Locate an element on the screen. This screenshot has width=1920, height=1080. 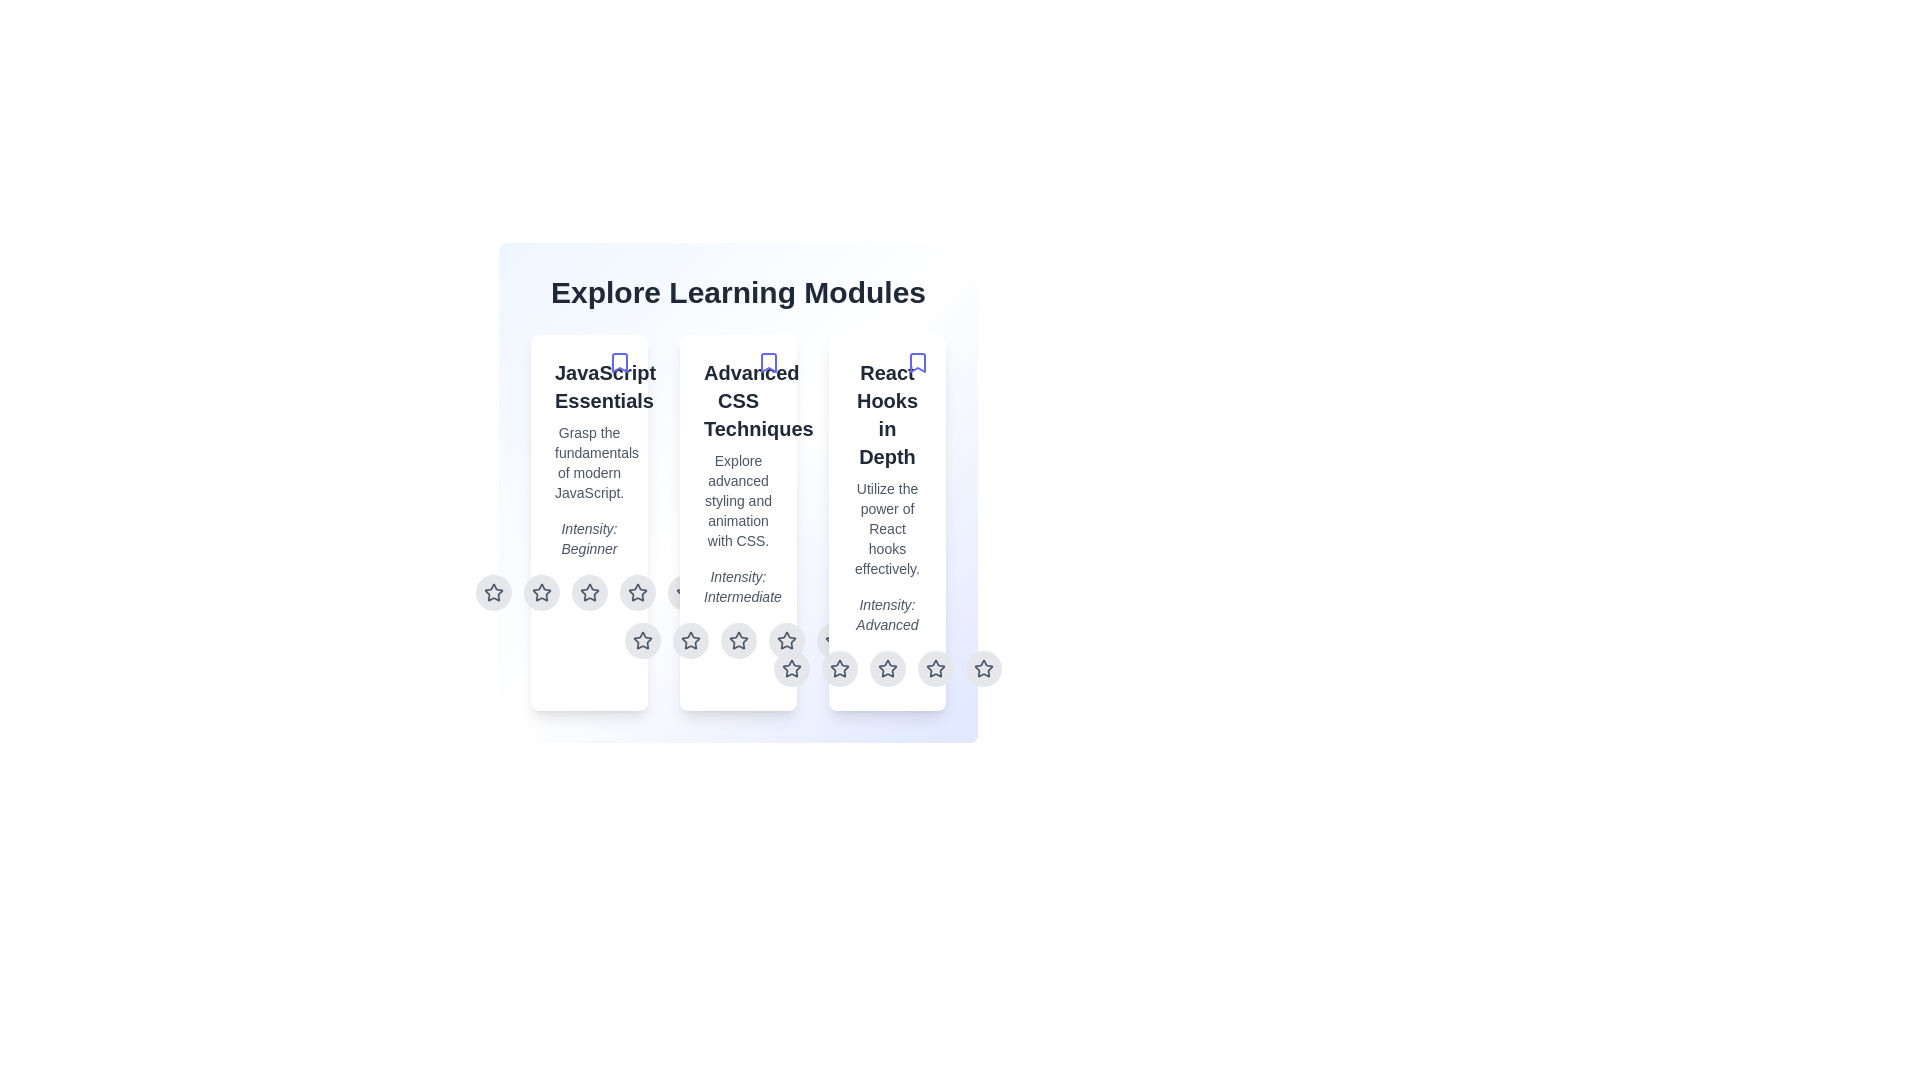
the bookmark icon for the module titled 'Advanced CSS Techniques' is located at coordinates (767, 362).